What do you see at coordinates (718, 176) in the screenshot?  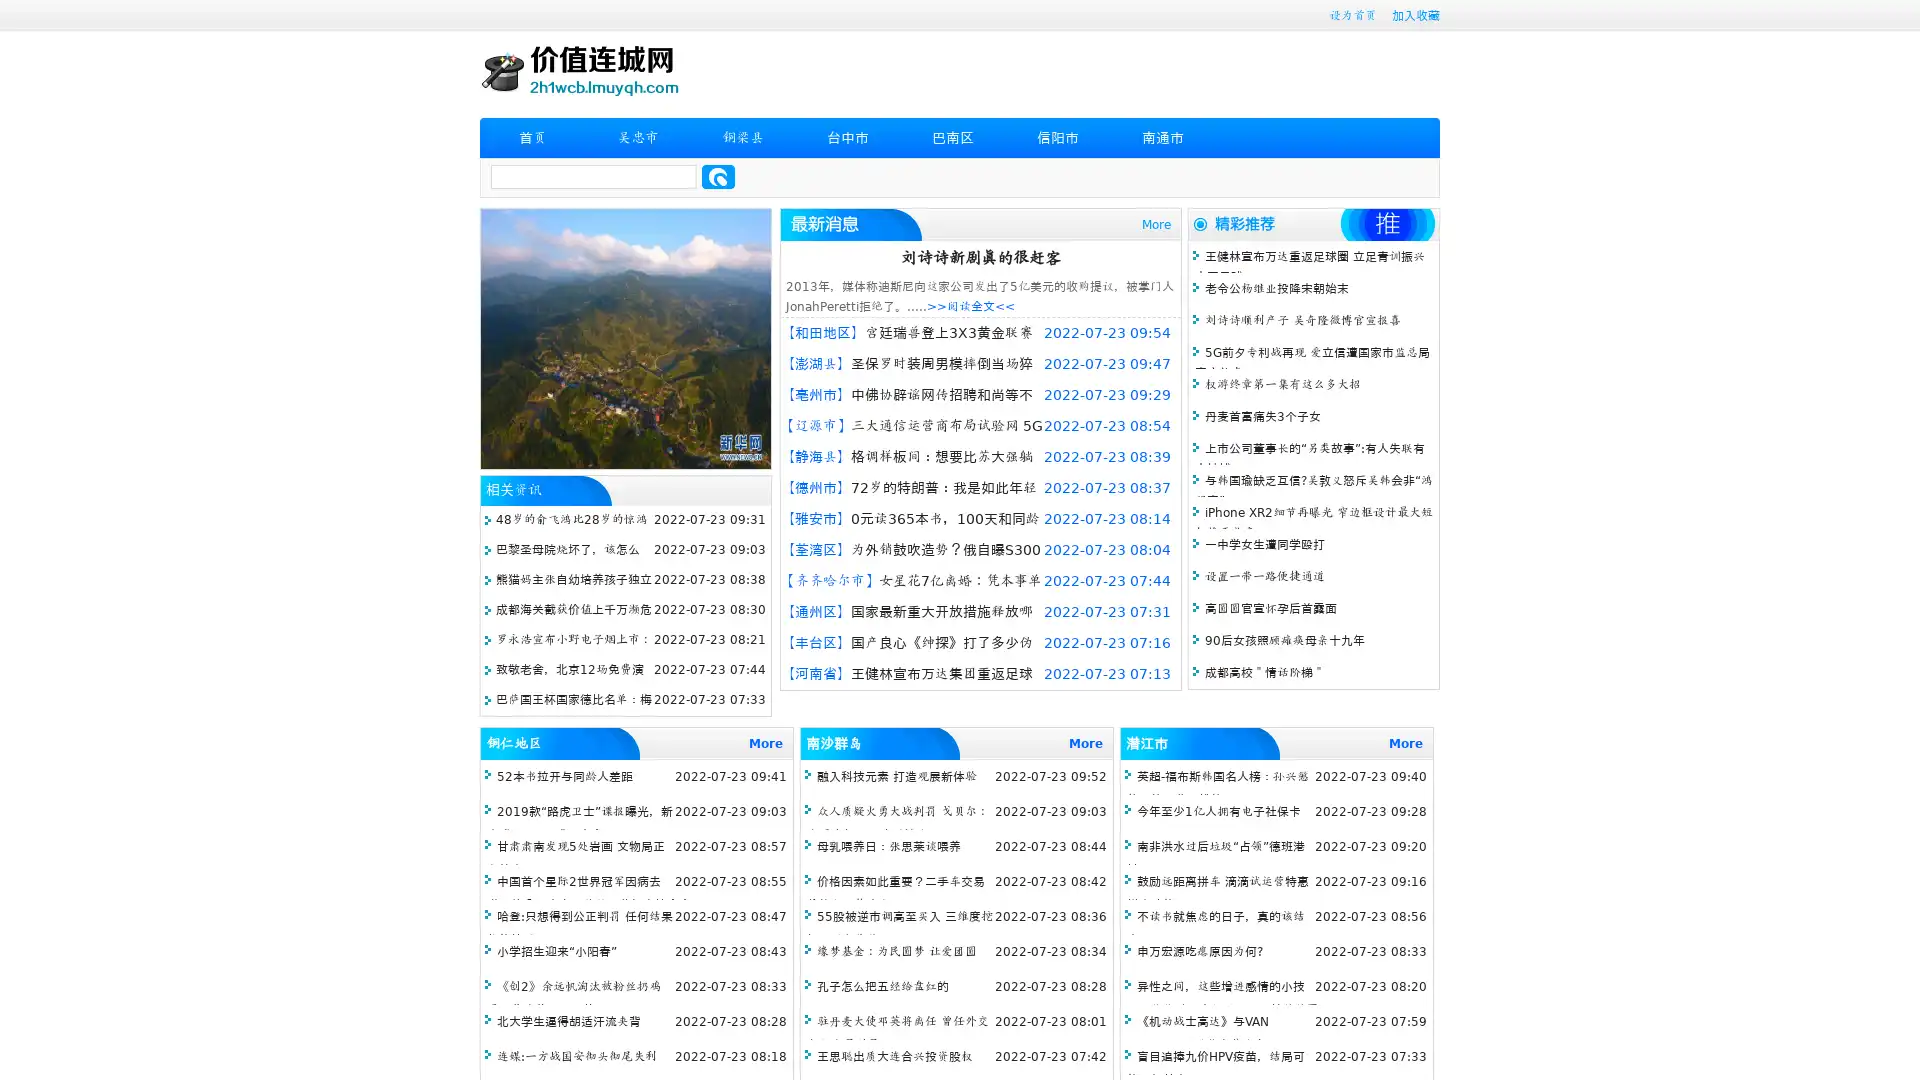 I see `Search` at bounding box center [718, 176].